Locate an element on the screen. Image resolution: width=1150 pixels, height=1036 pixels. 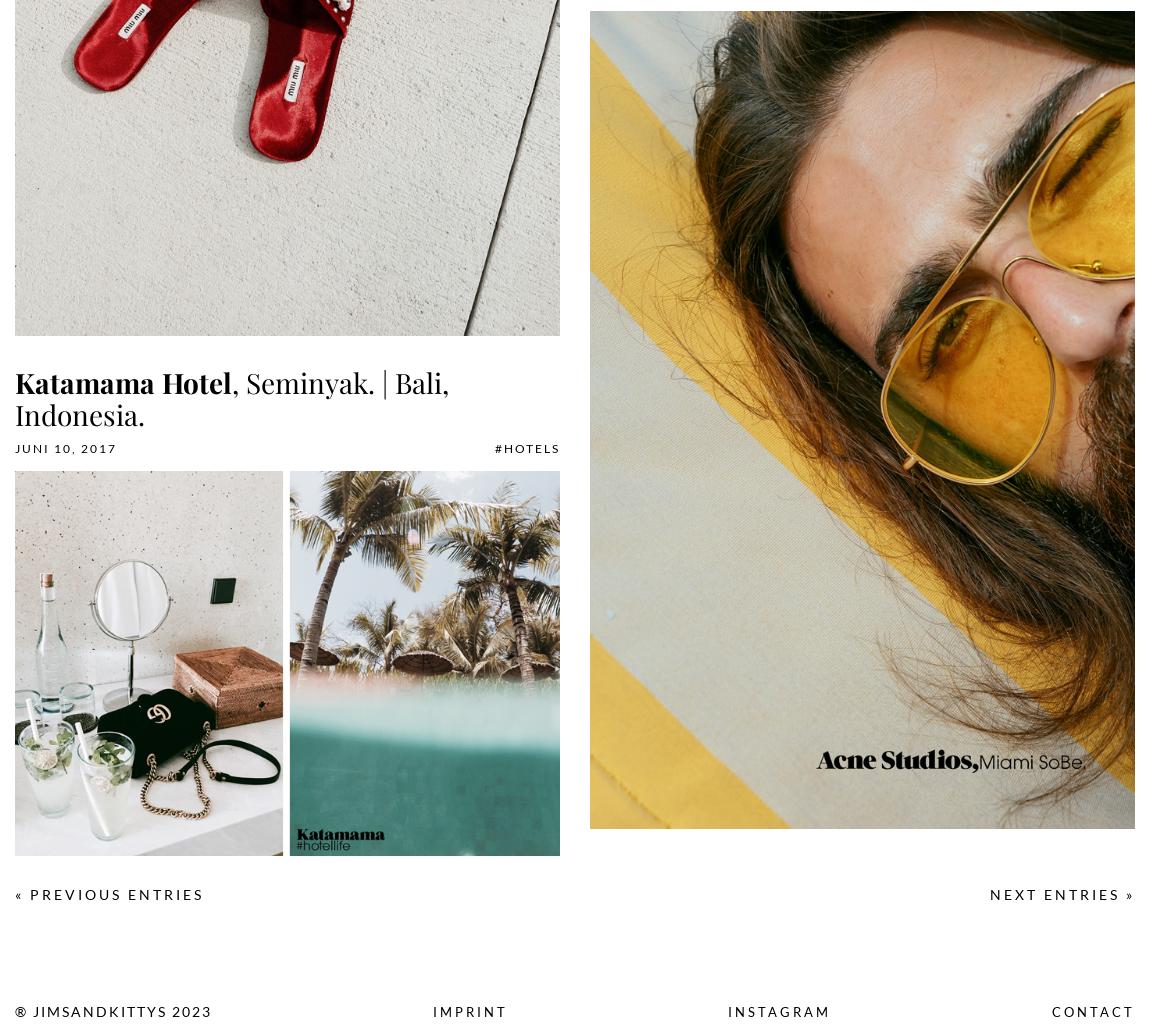
'Juni 10, 2017' is located at coordinates (65, 448).